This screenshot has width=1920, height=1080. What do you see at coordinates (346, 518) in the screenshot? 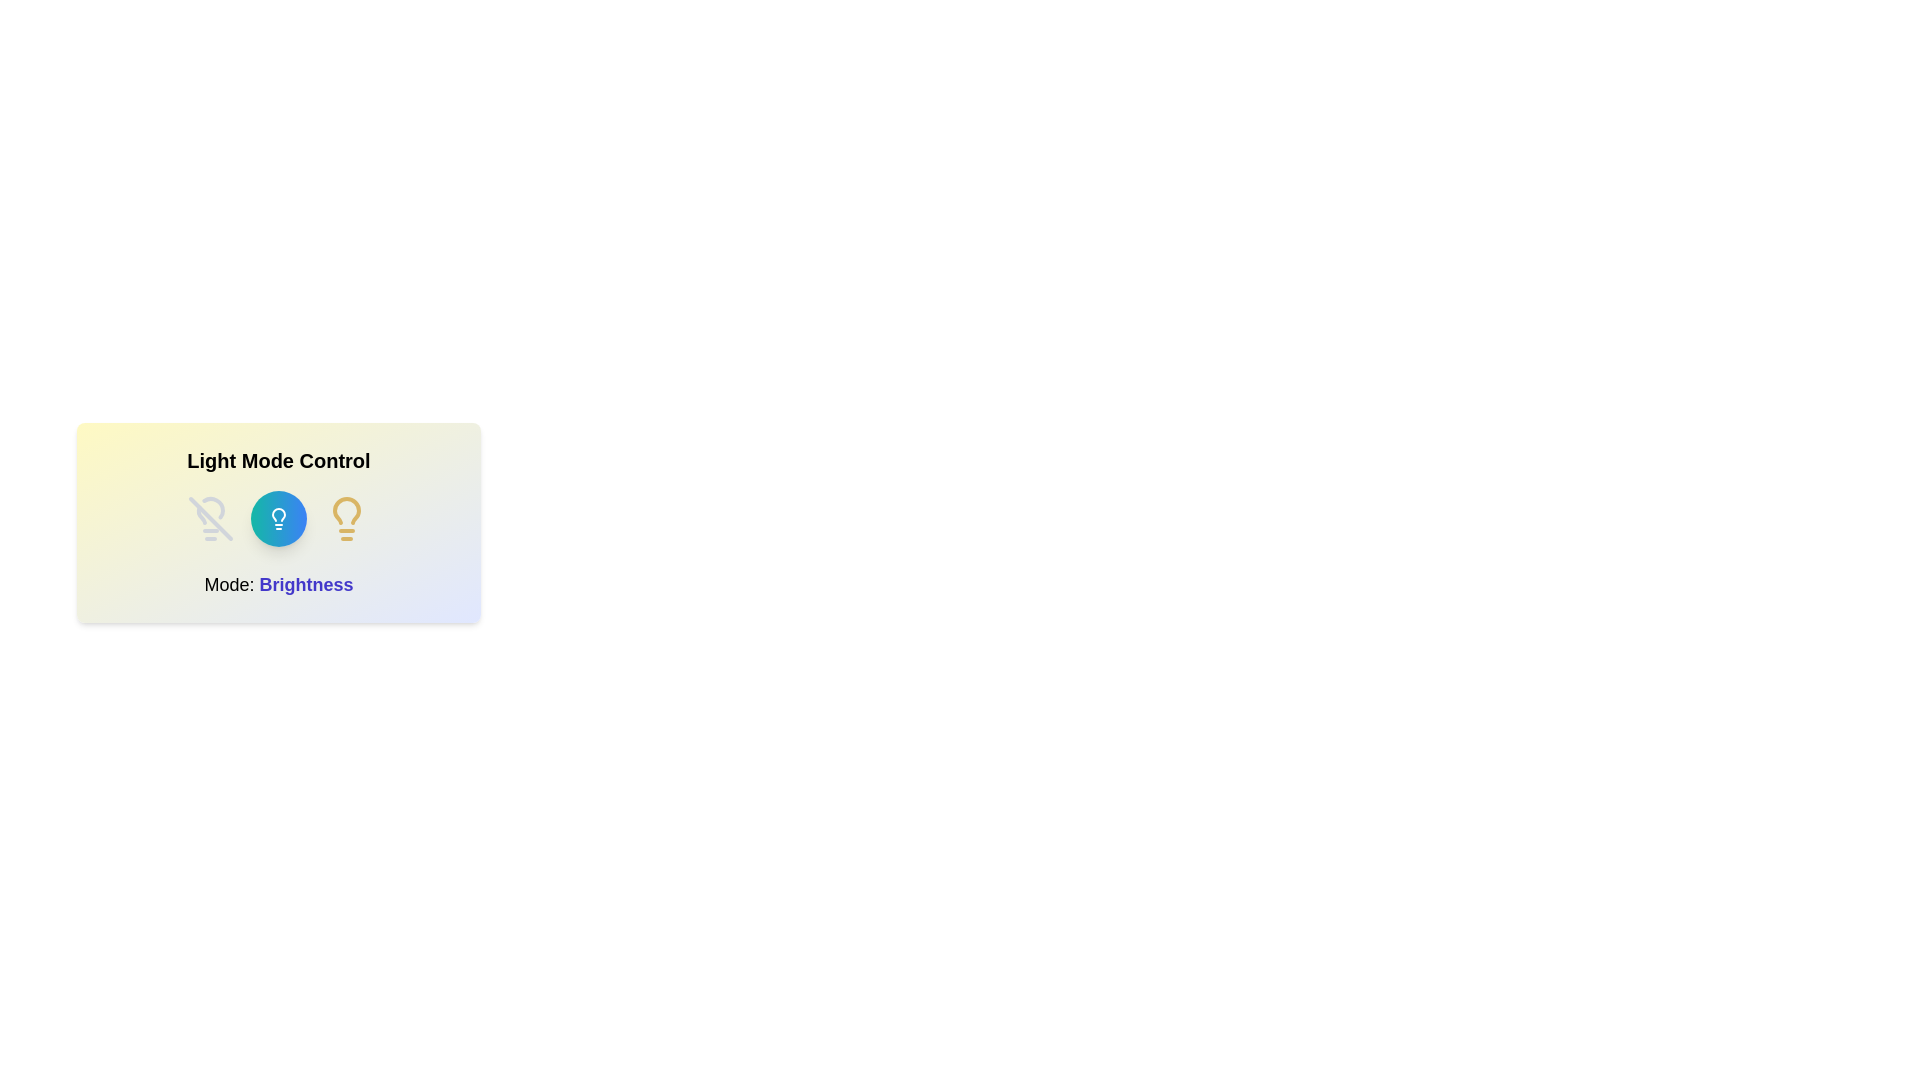
I see `the lightbulb icon with on state to observe its visual feedback` at bounding box center [346, 518].